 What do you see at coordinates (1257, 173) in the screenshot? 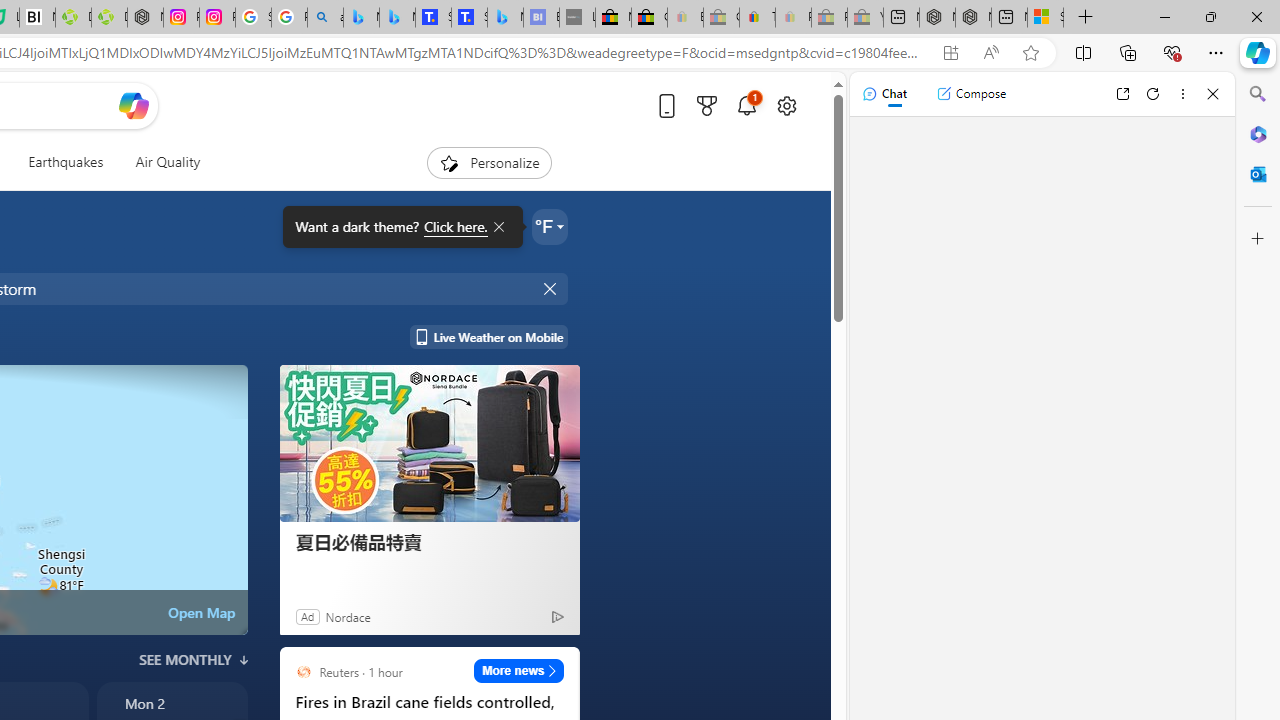
I see `'Outlook'` at bounding box center [1257, 173].